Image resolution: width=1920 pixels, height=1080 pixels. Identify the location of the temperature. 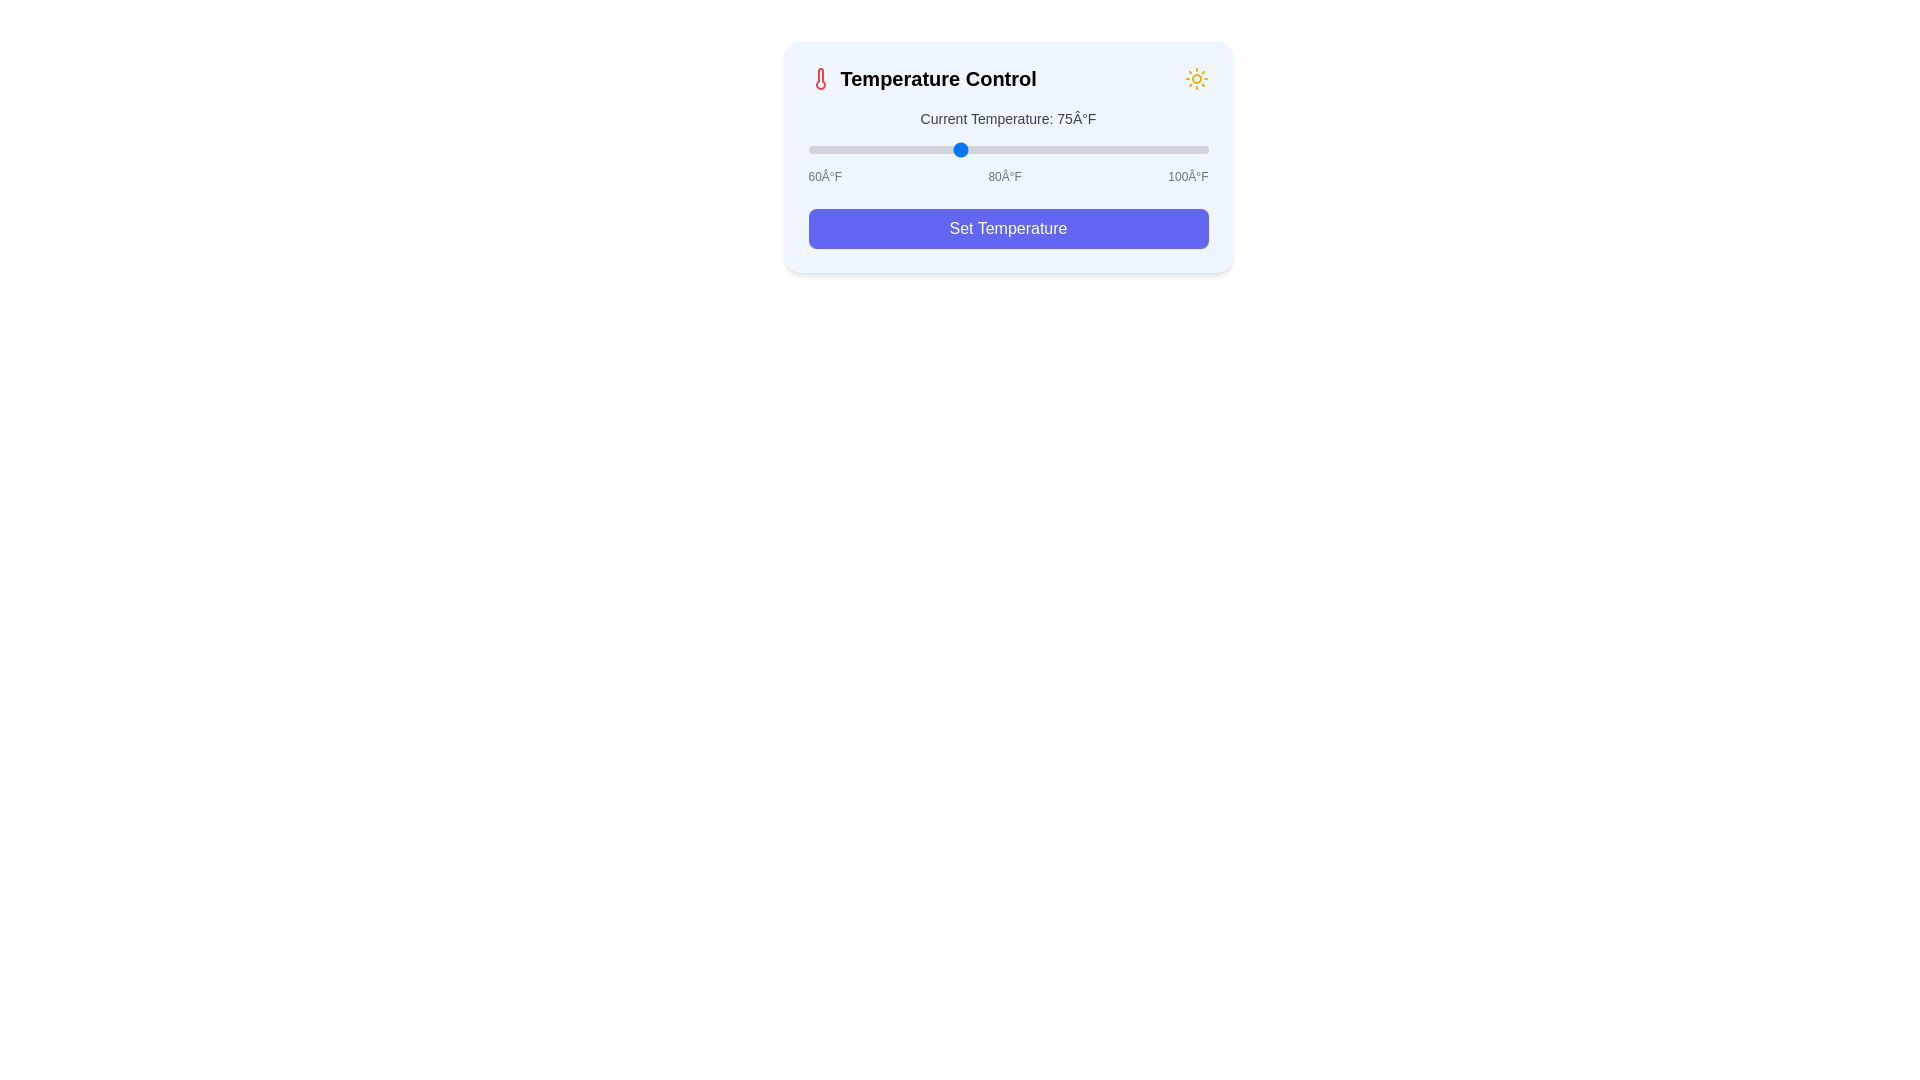
(1107, 149).